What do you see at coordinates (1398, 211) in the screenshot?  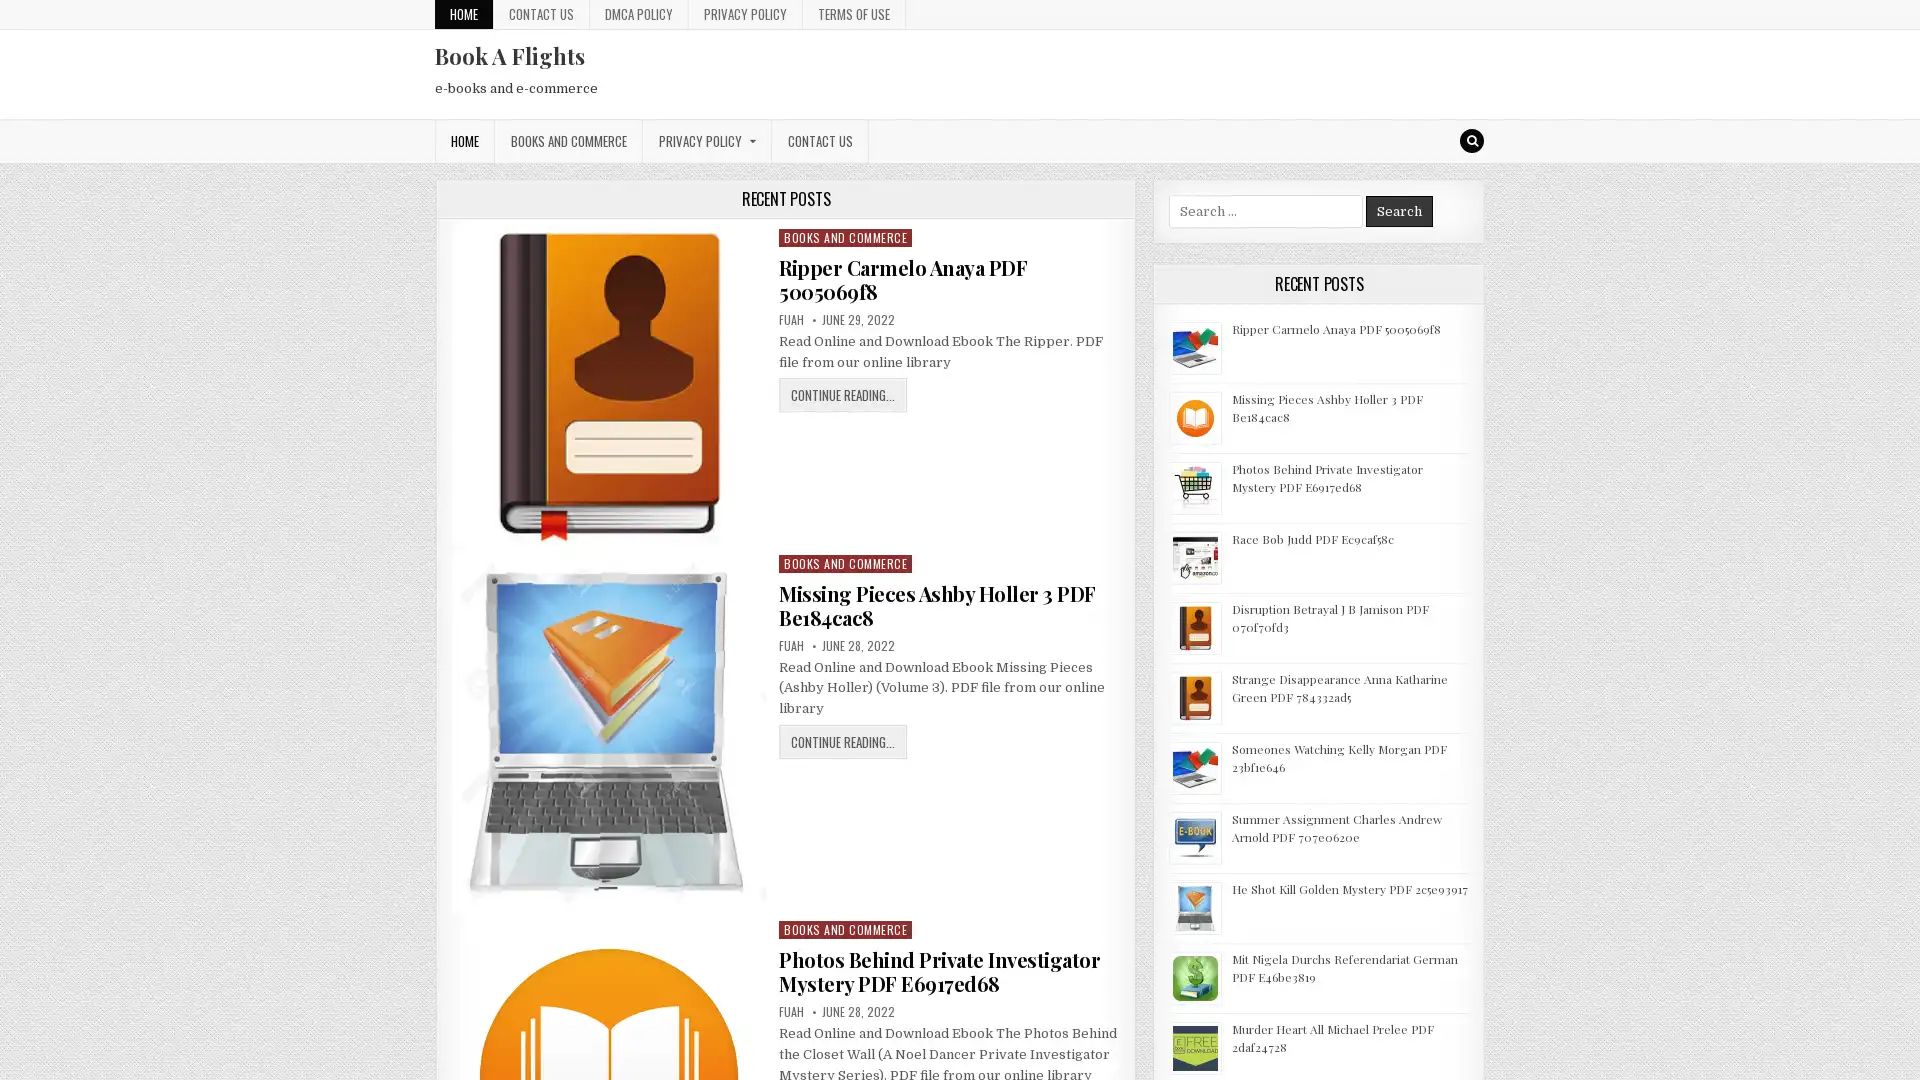 I see `Search` at bounding box center [1398, 211].